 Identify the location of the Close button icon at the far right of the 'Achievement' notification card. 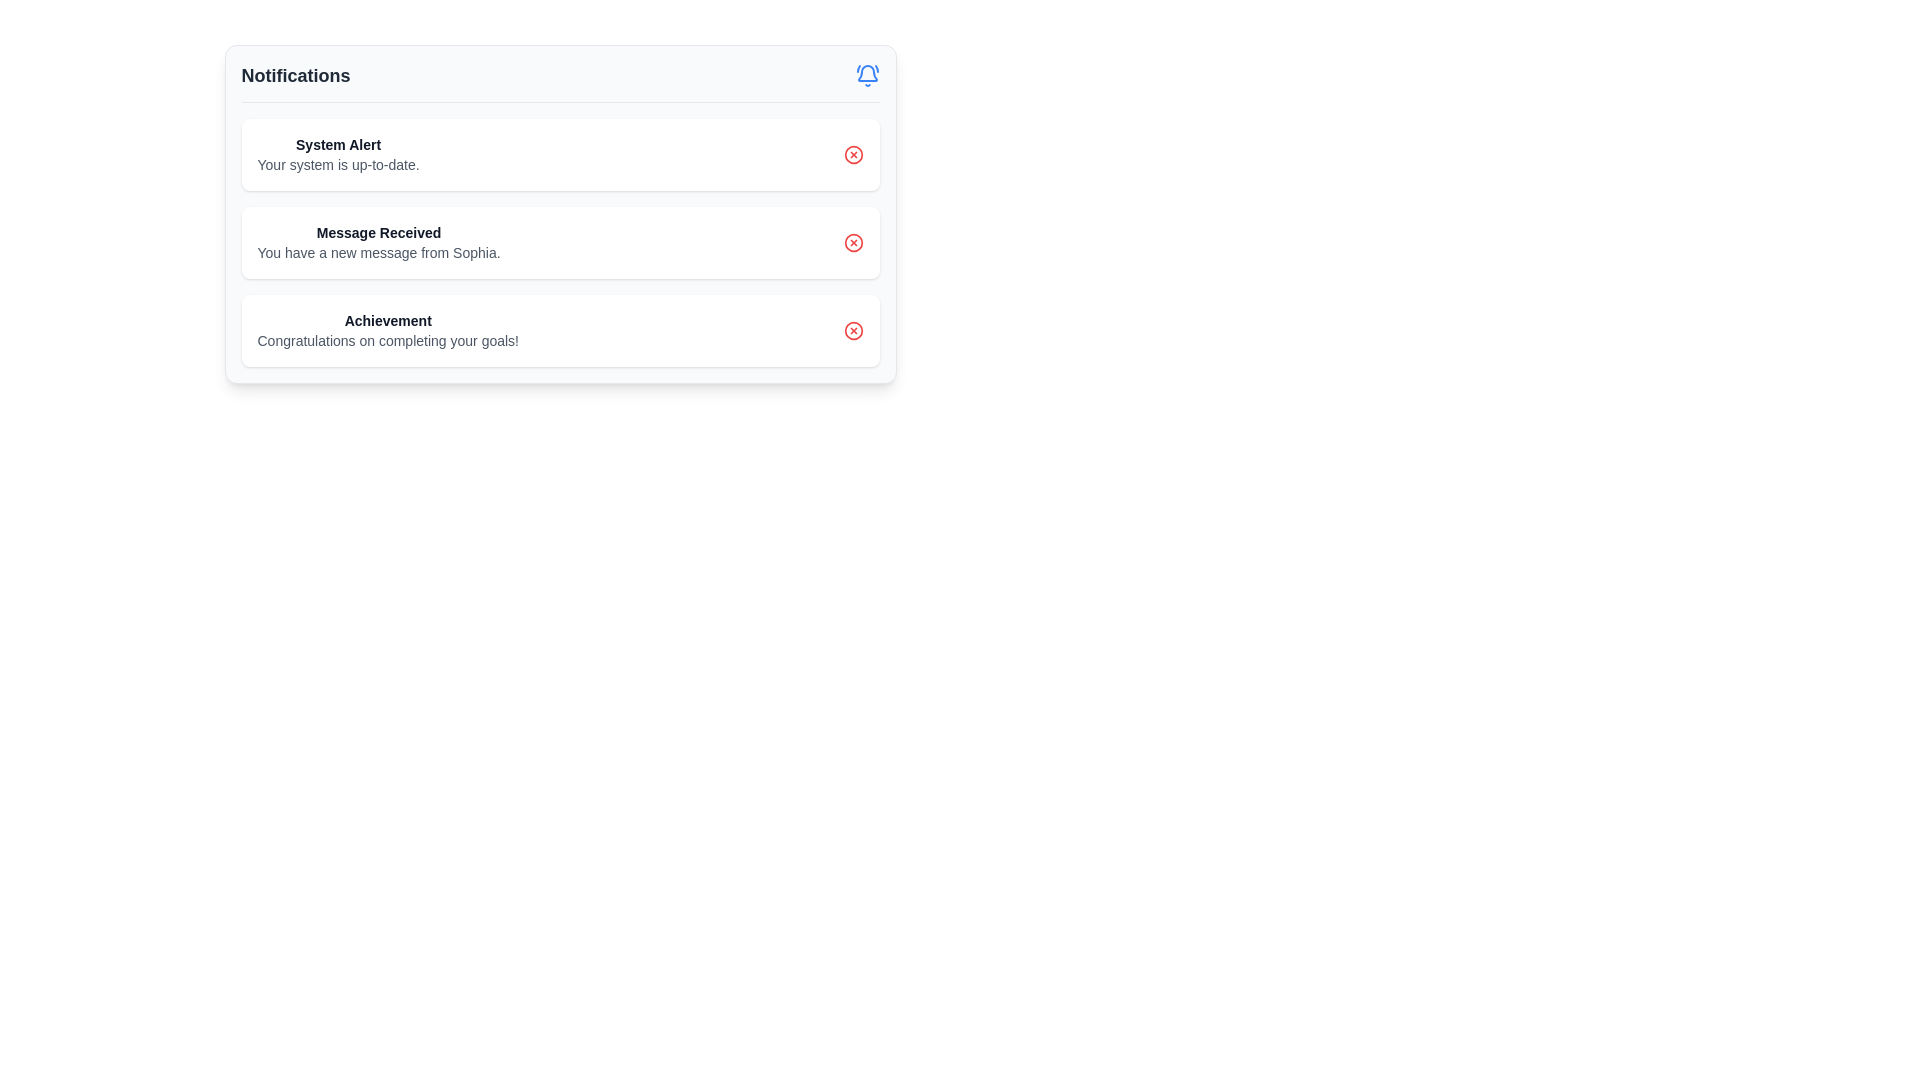
(853, 330).